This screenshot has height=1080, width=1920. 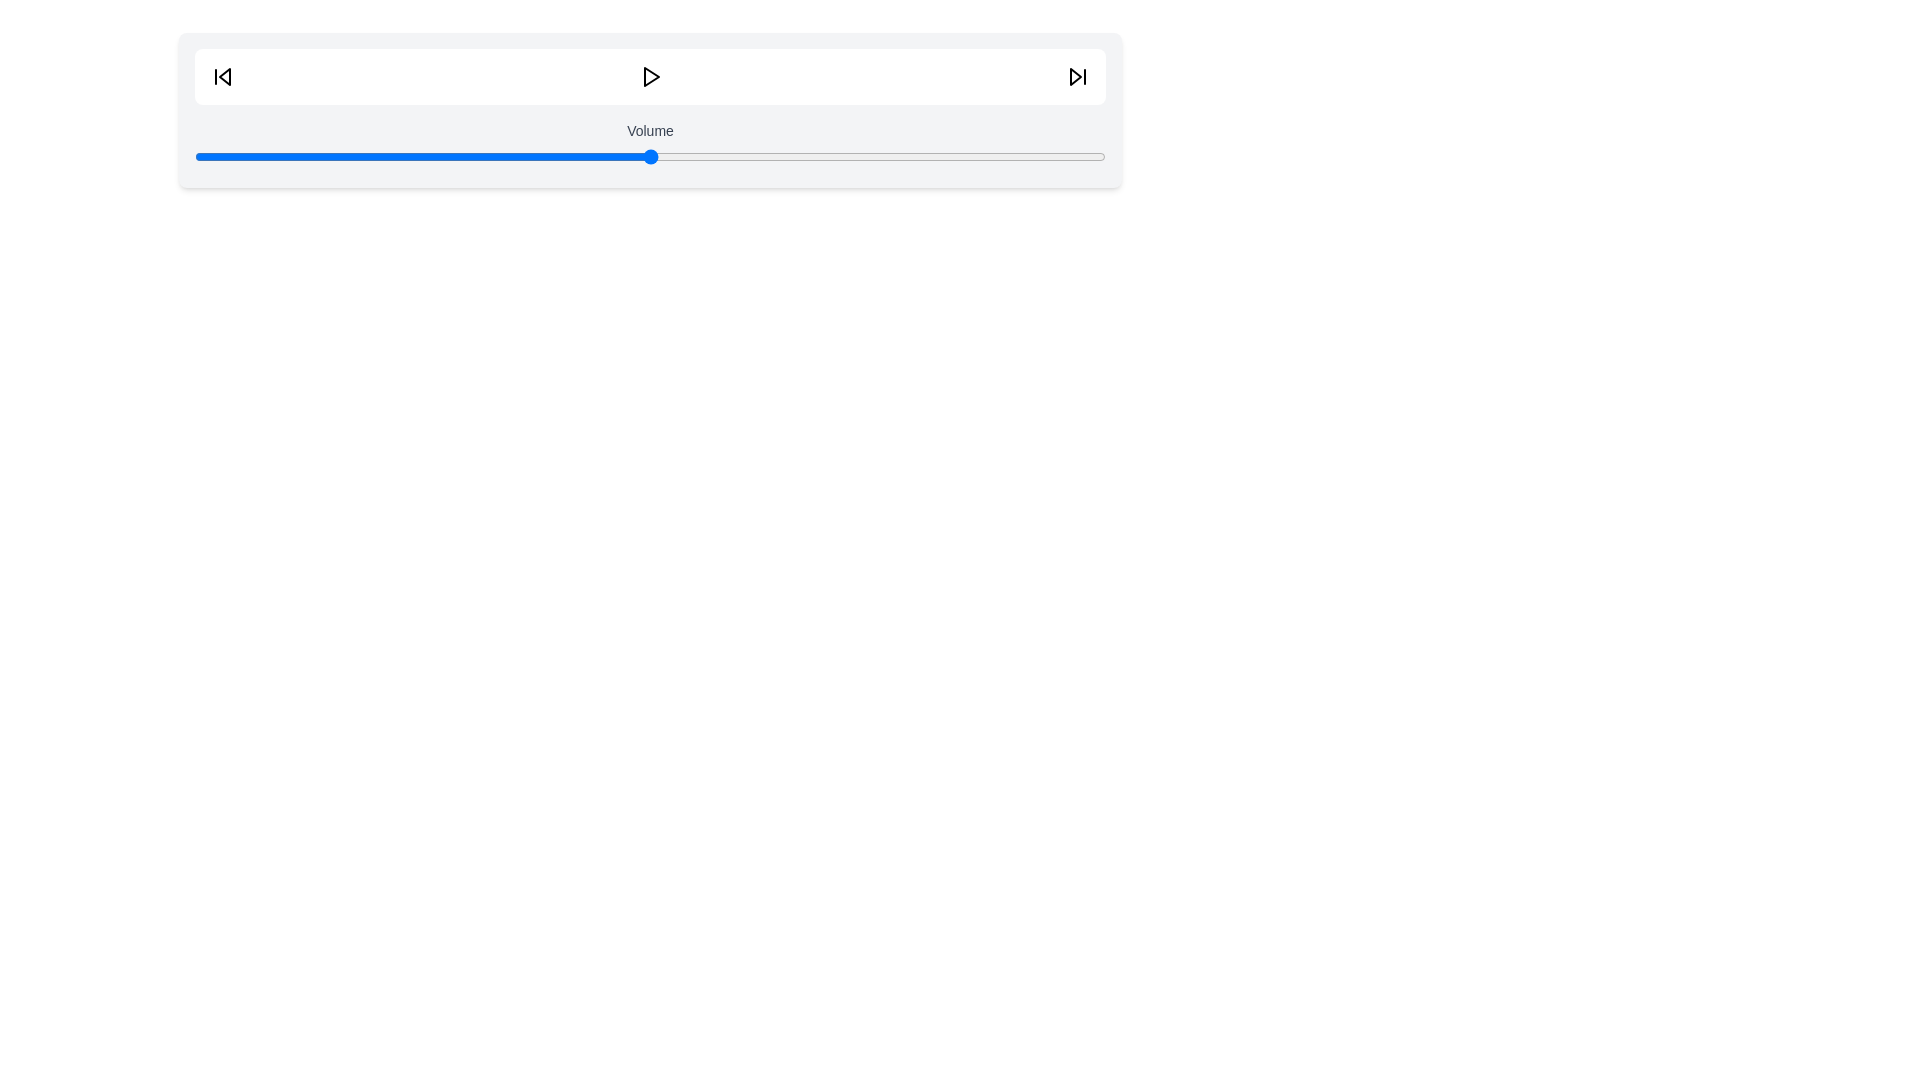 What do you see at coordinates (1077, 156) in the screenshot?
I see `the volume level` at bounding box center [1077, 156].